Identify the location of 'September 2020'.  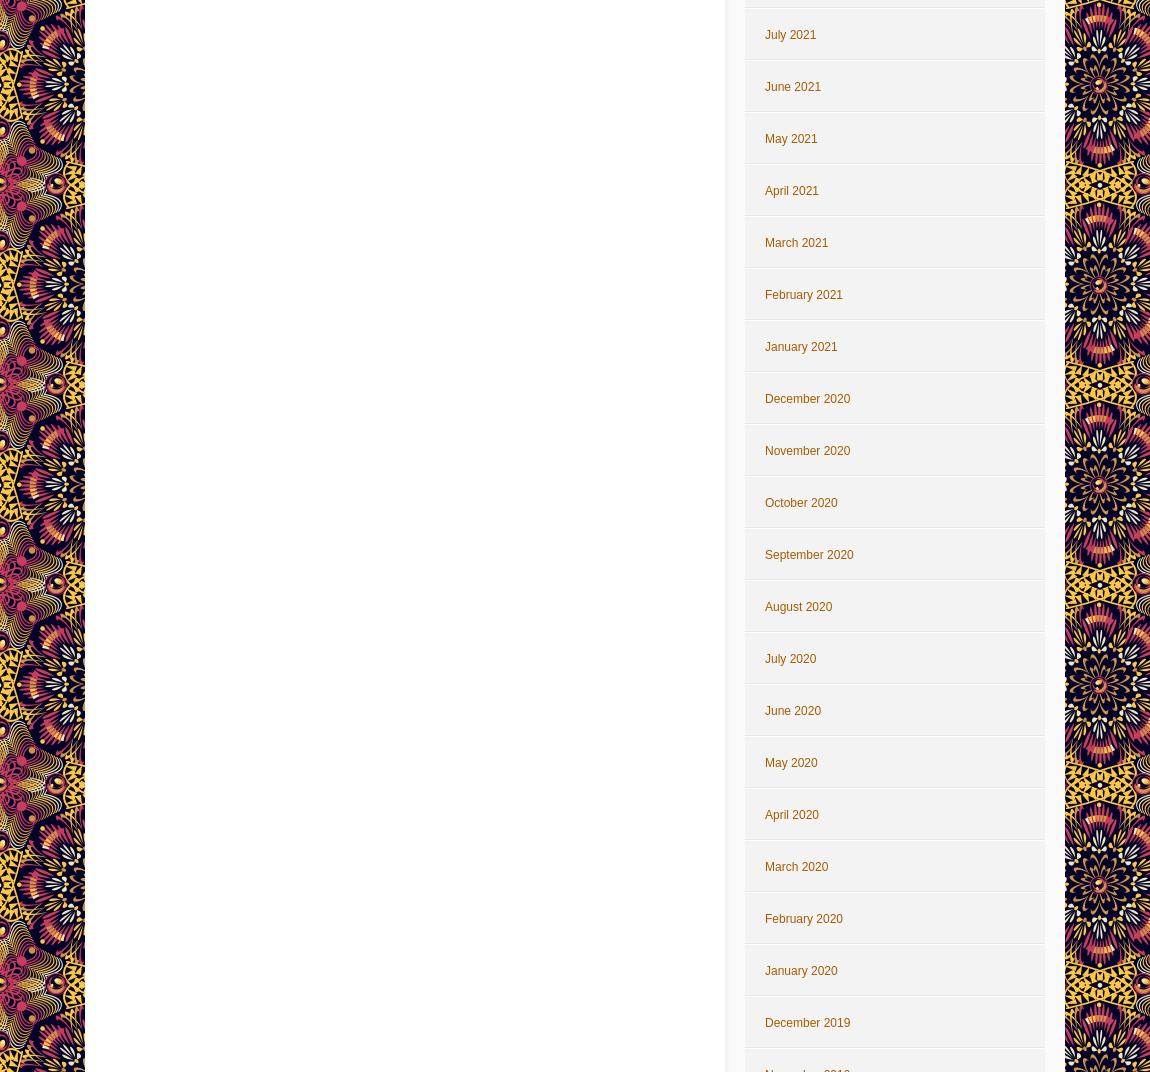
(808, 553).